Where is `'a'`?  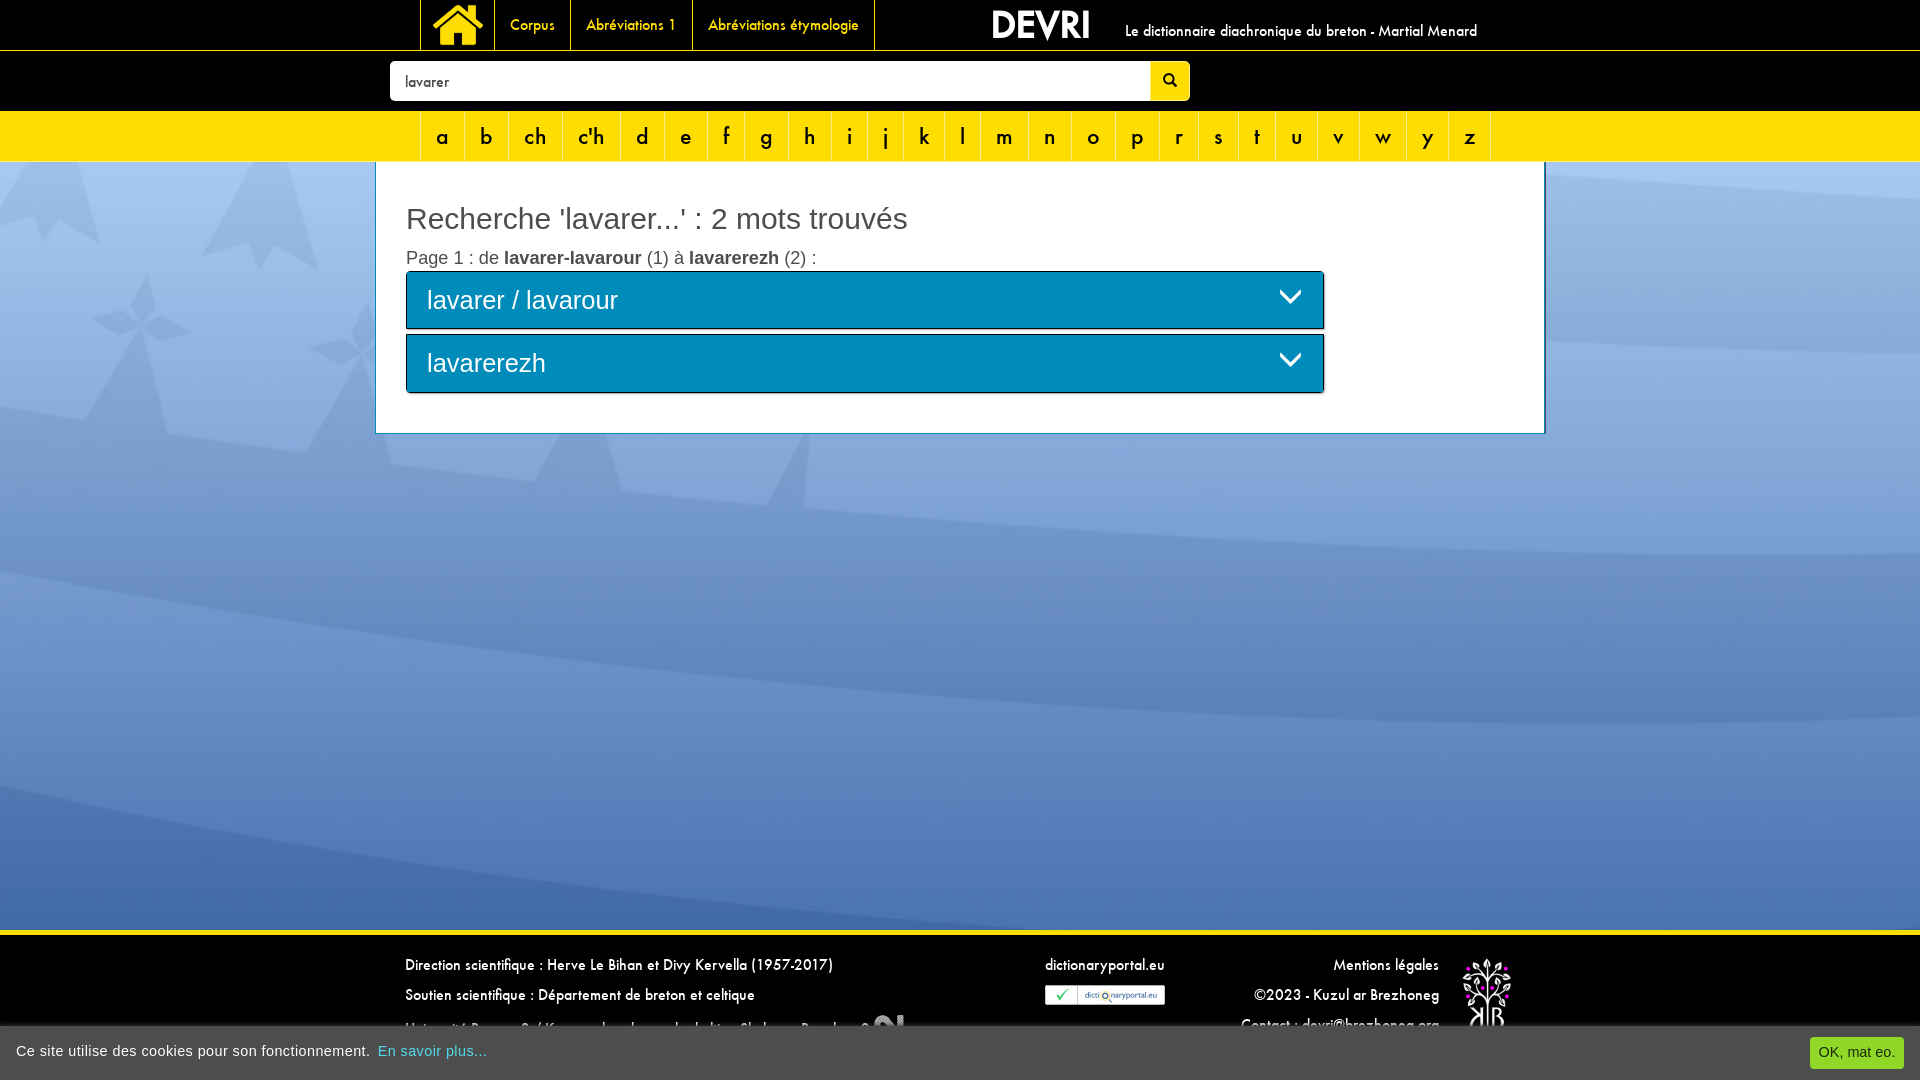
'a' is located at coordinates (441, 135).